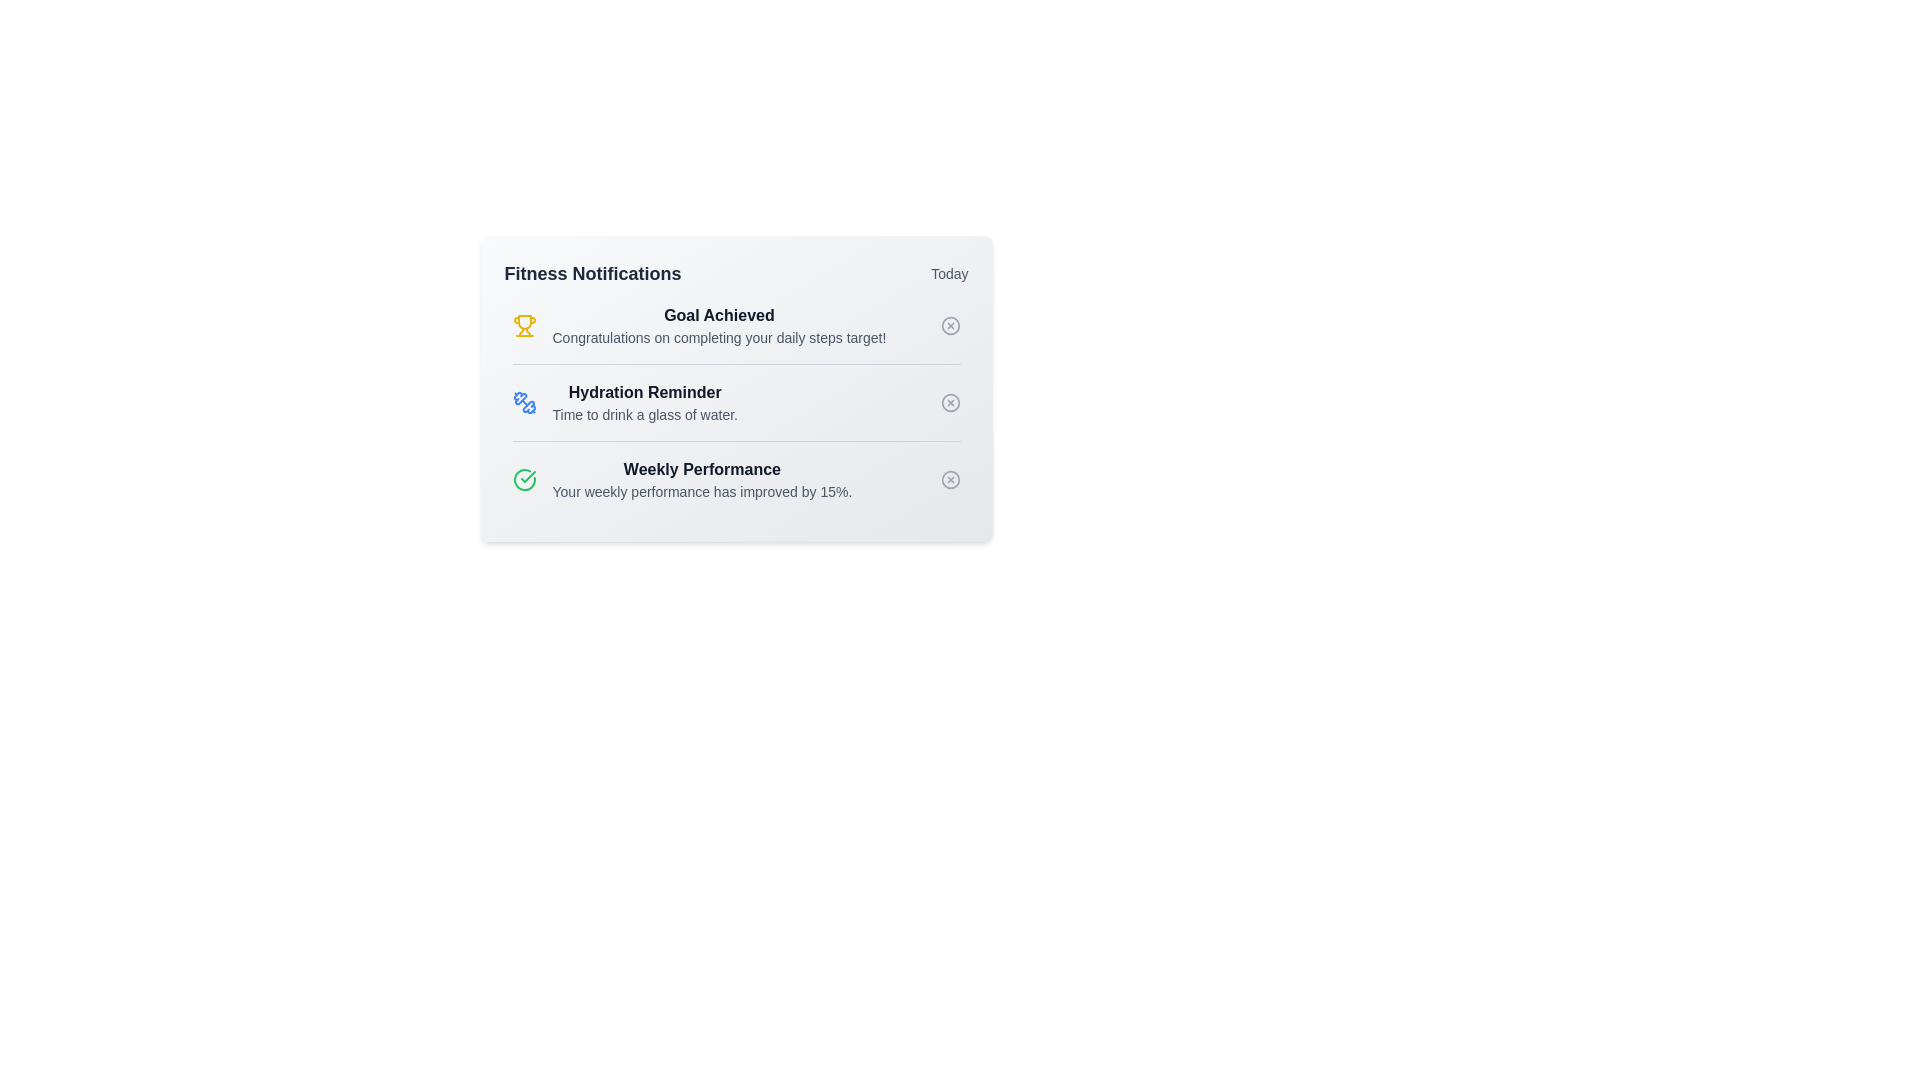 The image size is (1920, 1080). Describe the element at coordinates (719, 325) in the screenshot. I see `the 'Goal Achieved' text display, which features a bold title in black font and a descriptive text in gray font, located in the upper section of the 'Fitness Notifications' panel` at that location.